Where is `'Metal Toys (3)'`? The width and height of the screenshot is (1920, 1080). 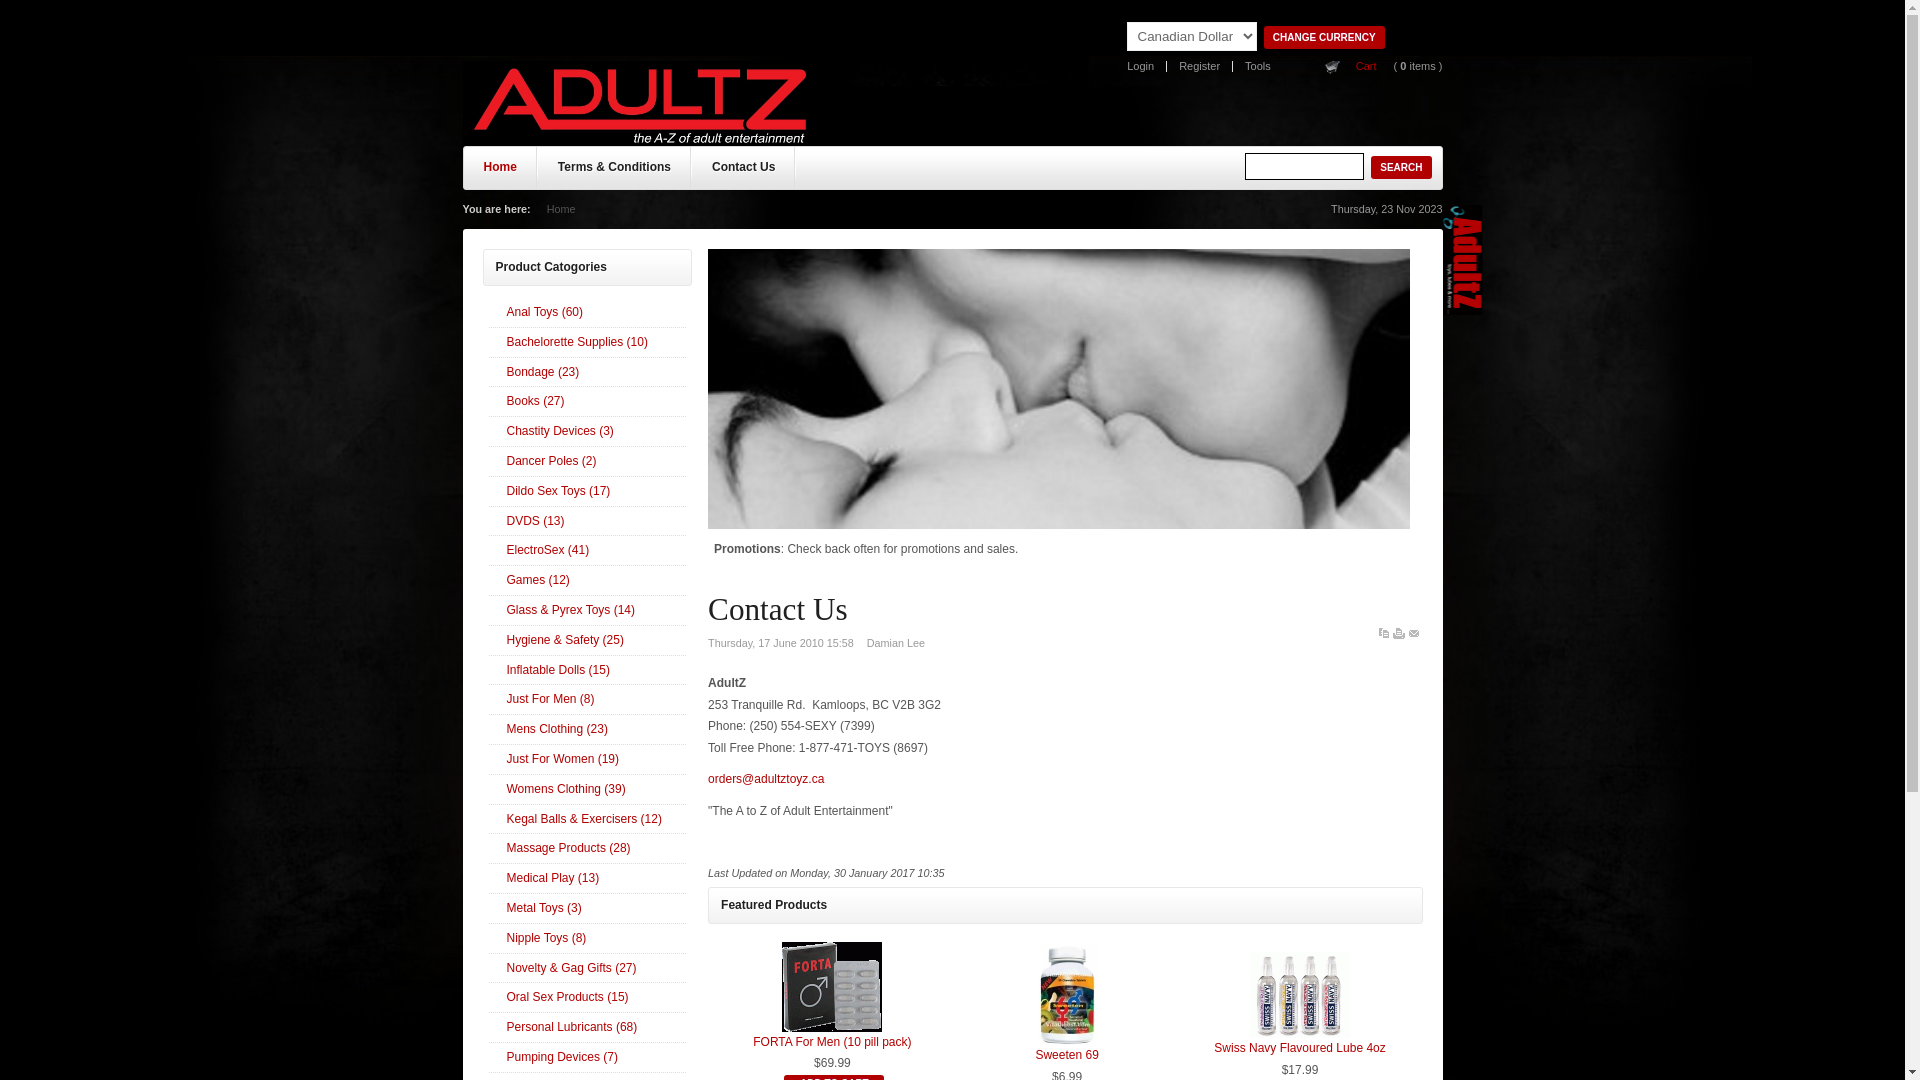
'Metal Toys (3)' is located at coordinates (488, 909).